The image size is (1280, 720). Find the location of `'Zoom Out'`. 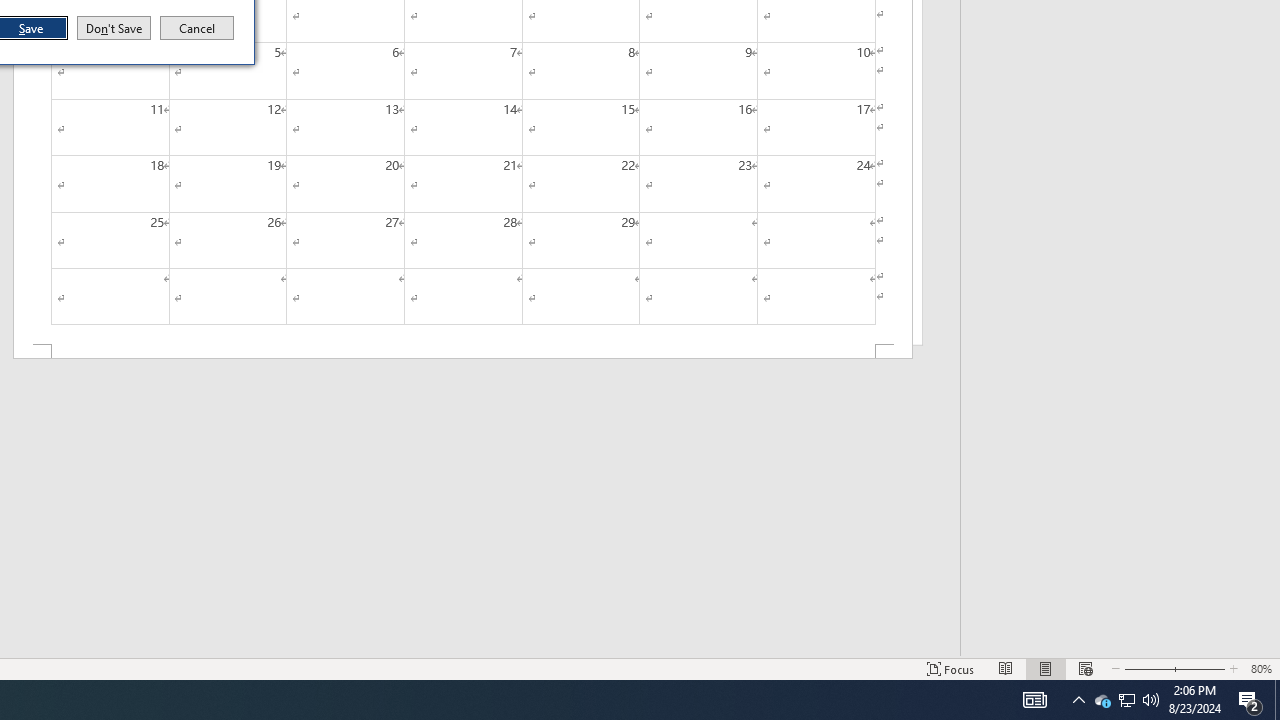

'Zoom Out' is located at coordinates (1143, 669).